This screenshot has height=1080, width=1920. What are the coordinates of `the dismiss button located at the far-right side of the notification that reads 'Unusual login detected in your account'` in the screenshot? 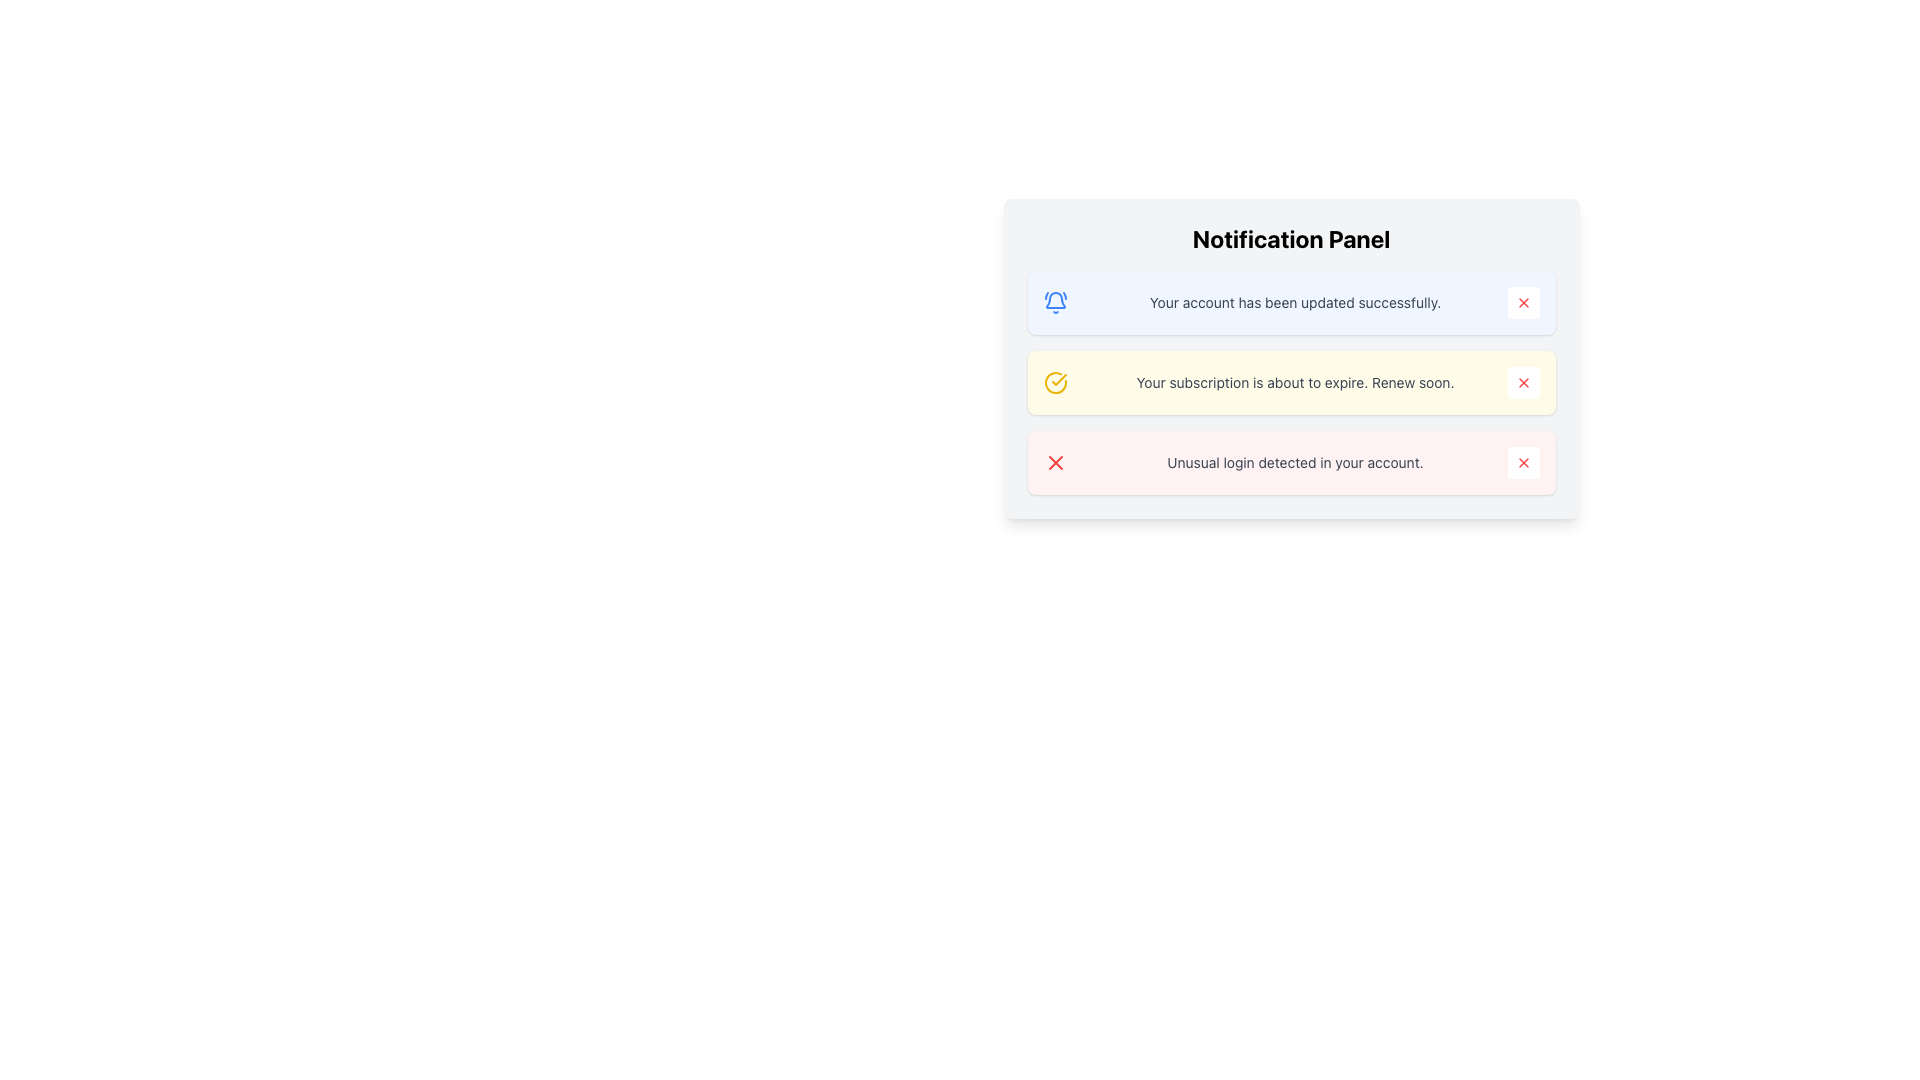 It's located at (1522, 462).